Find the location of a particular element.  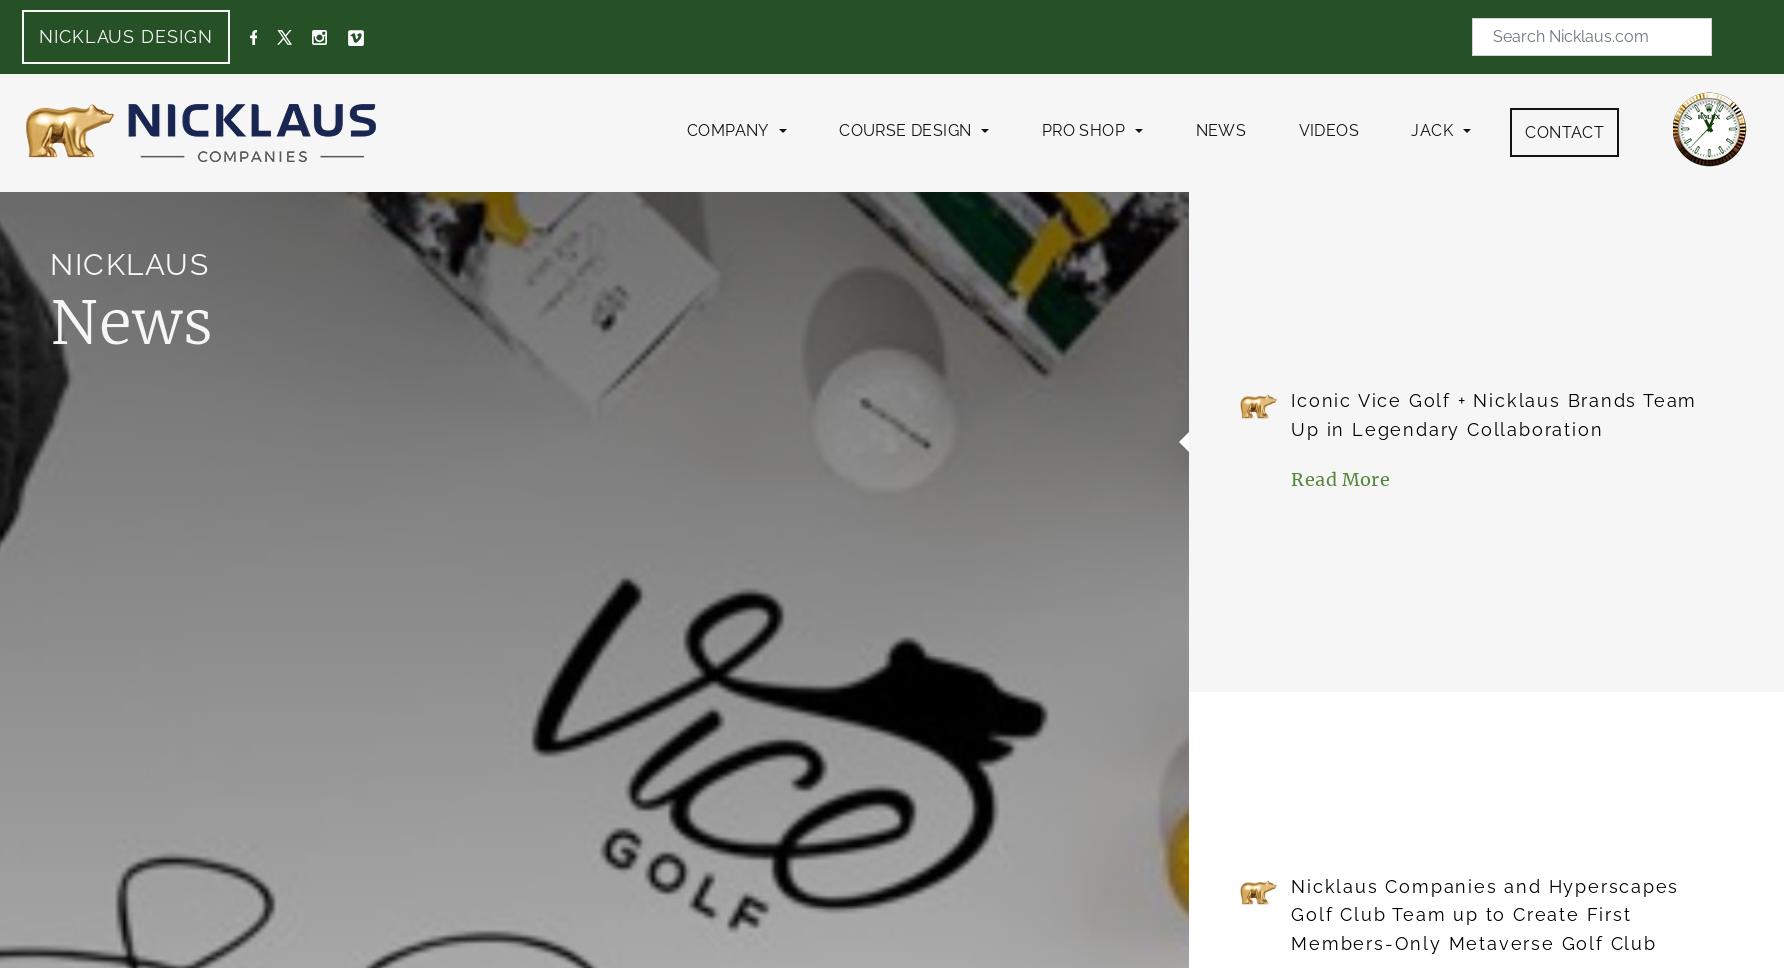

'Read More' is located at coordinates (1340, 478).